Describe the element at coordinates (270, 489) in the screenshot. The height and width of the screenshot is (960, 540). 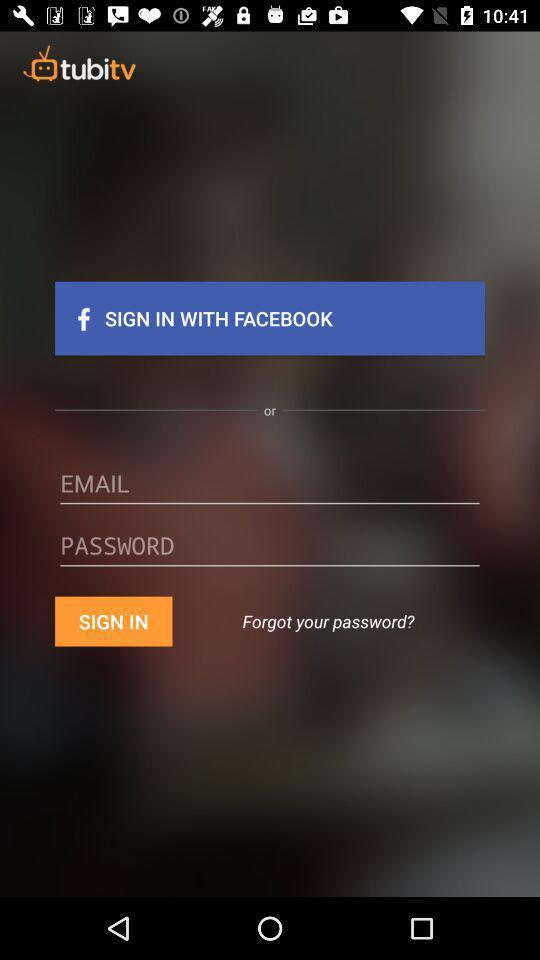
I see `item below or` at that location.